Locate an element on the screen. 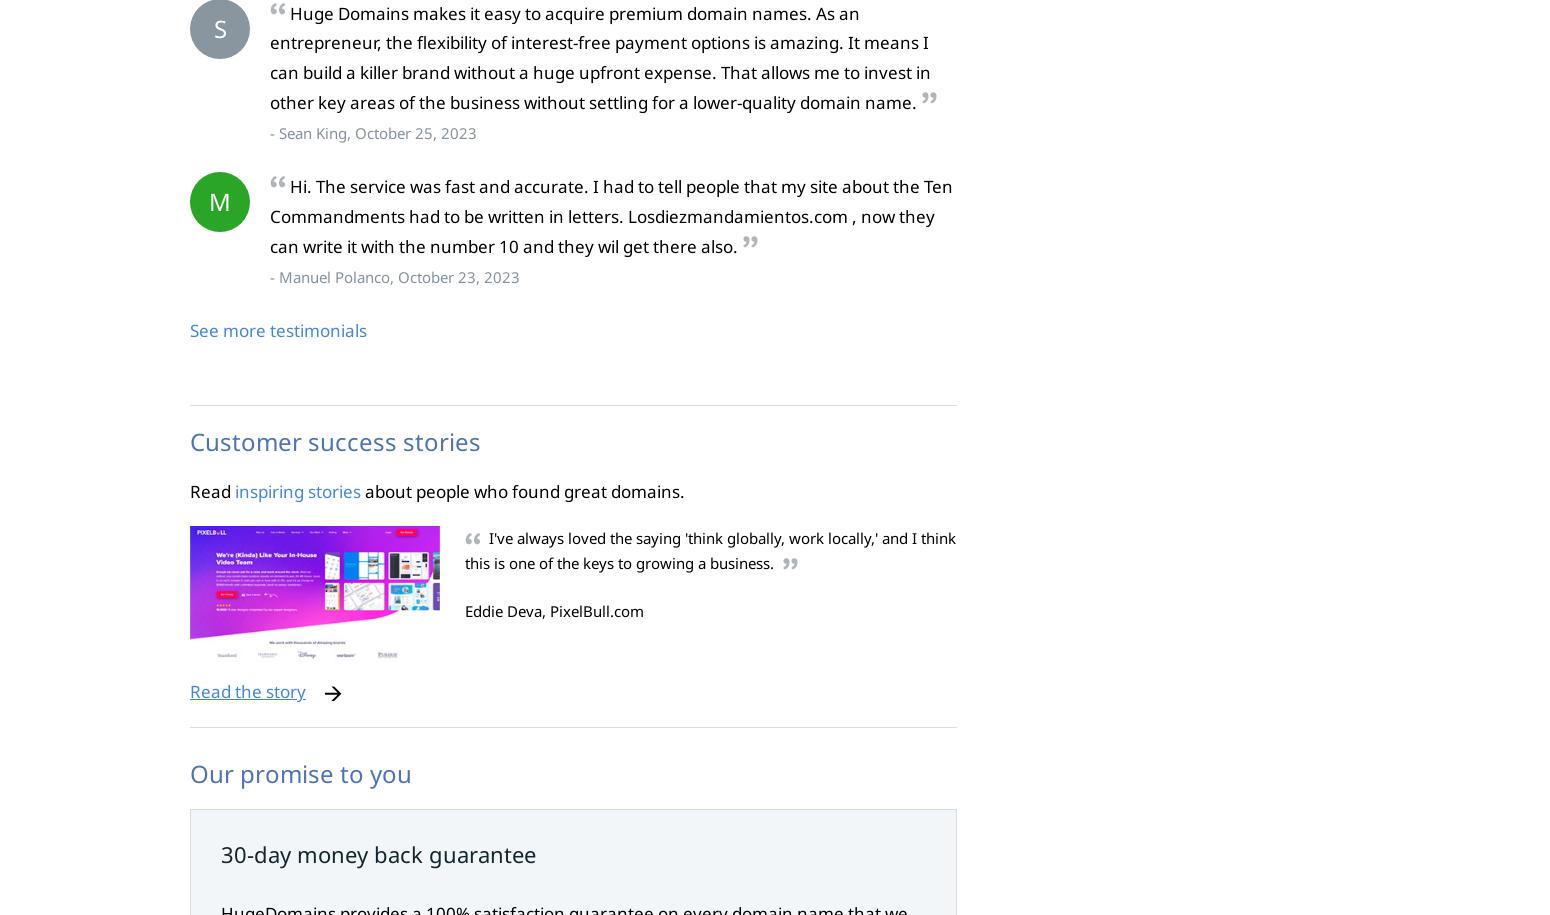  'S' is located at coordinates (218, 27).